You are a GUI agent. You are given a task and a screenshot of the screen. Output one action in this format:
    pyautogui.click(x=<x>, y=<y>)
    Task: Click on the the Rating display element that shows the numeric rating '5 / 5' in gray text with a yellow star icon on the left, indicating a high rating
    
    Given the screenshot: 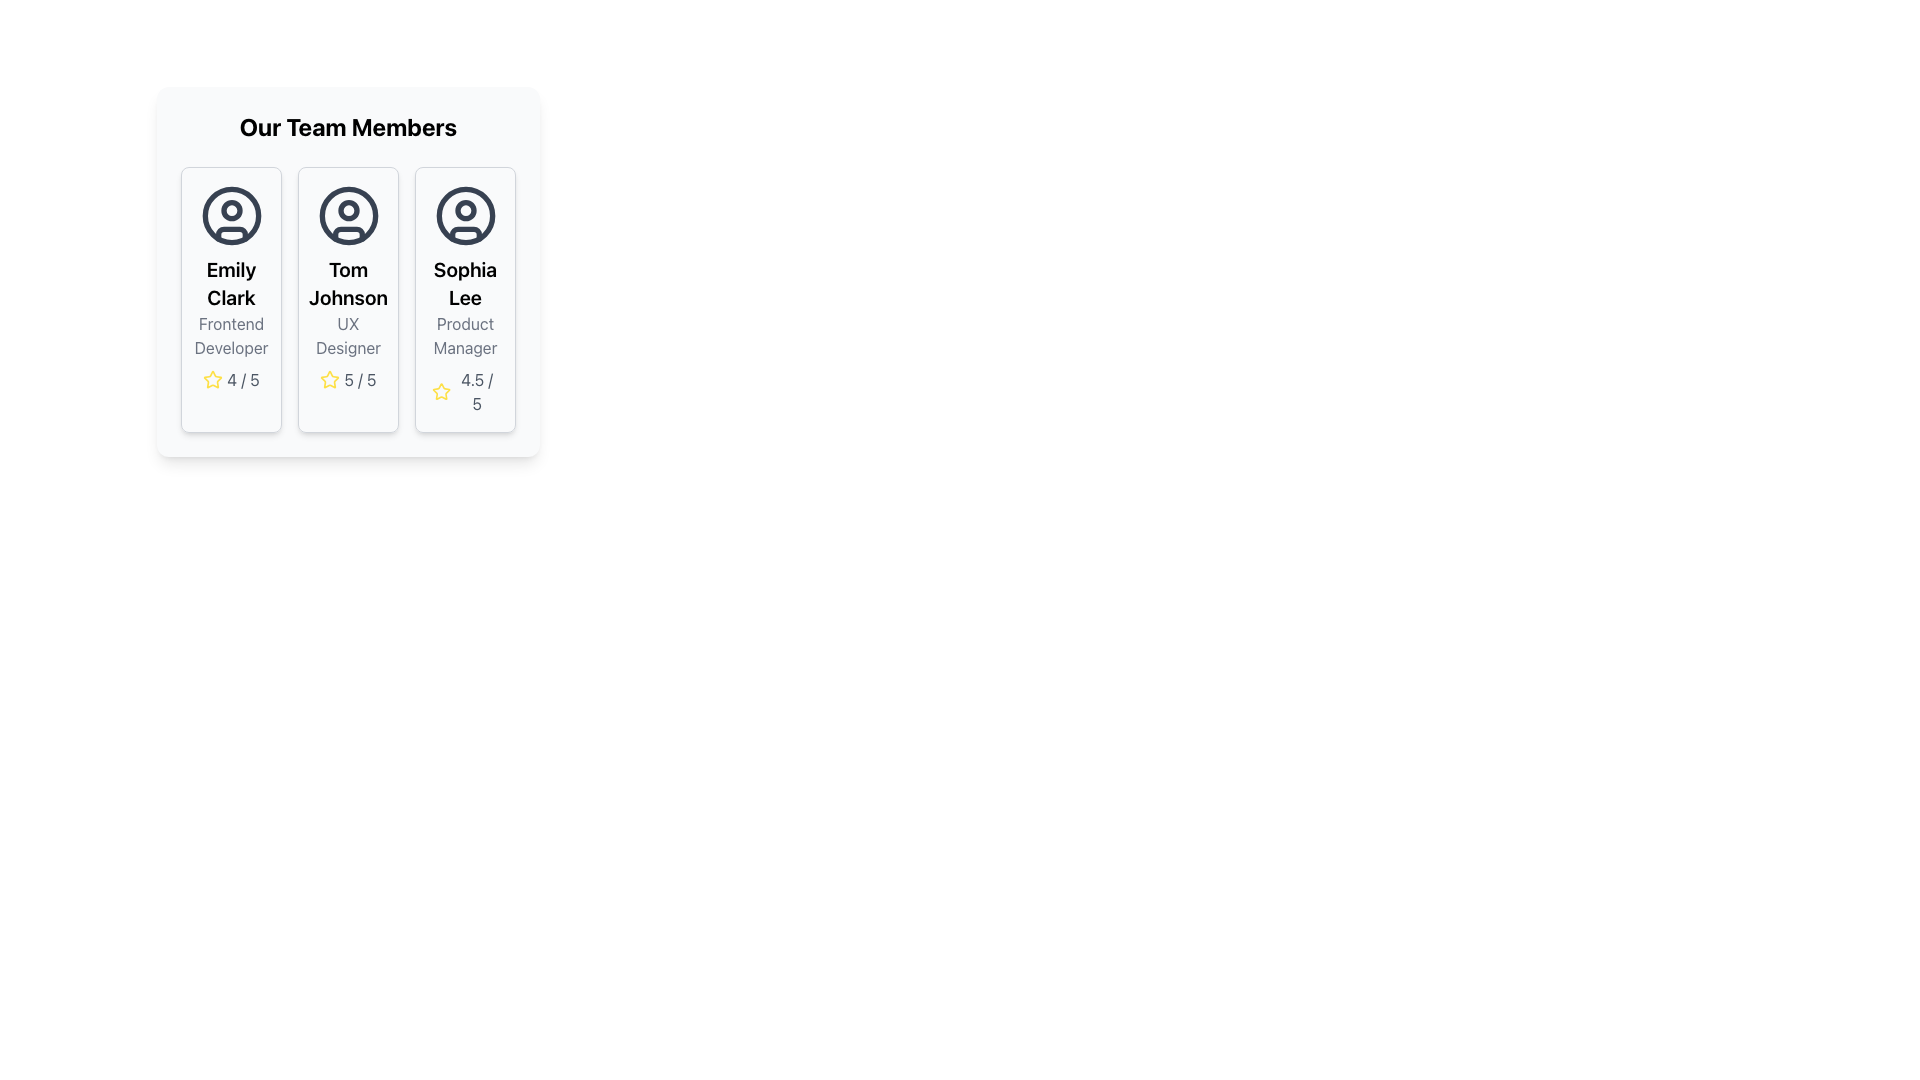 What is the action you would take?
    pyautogui.click(x=348, y=380)
    